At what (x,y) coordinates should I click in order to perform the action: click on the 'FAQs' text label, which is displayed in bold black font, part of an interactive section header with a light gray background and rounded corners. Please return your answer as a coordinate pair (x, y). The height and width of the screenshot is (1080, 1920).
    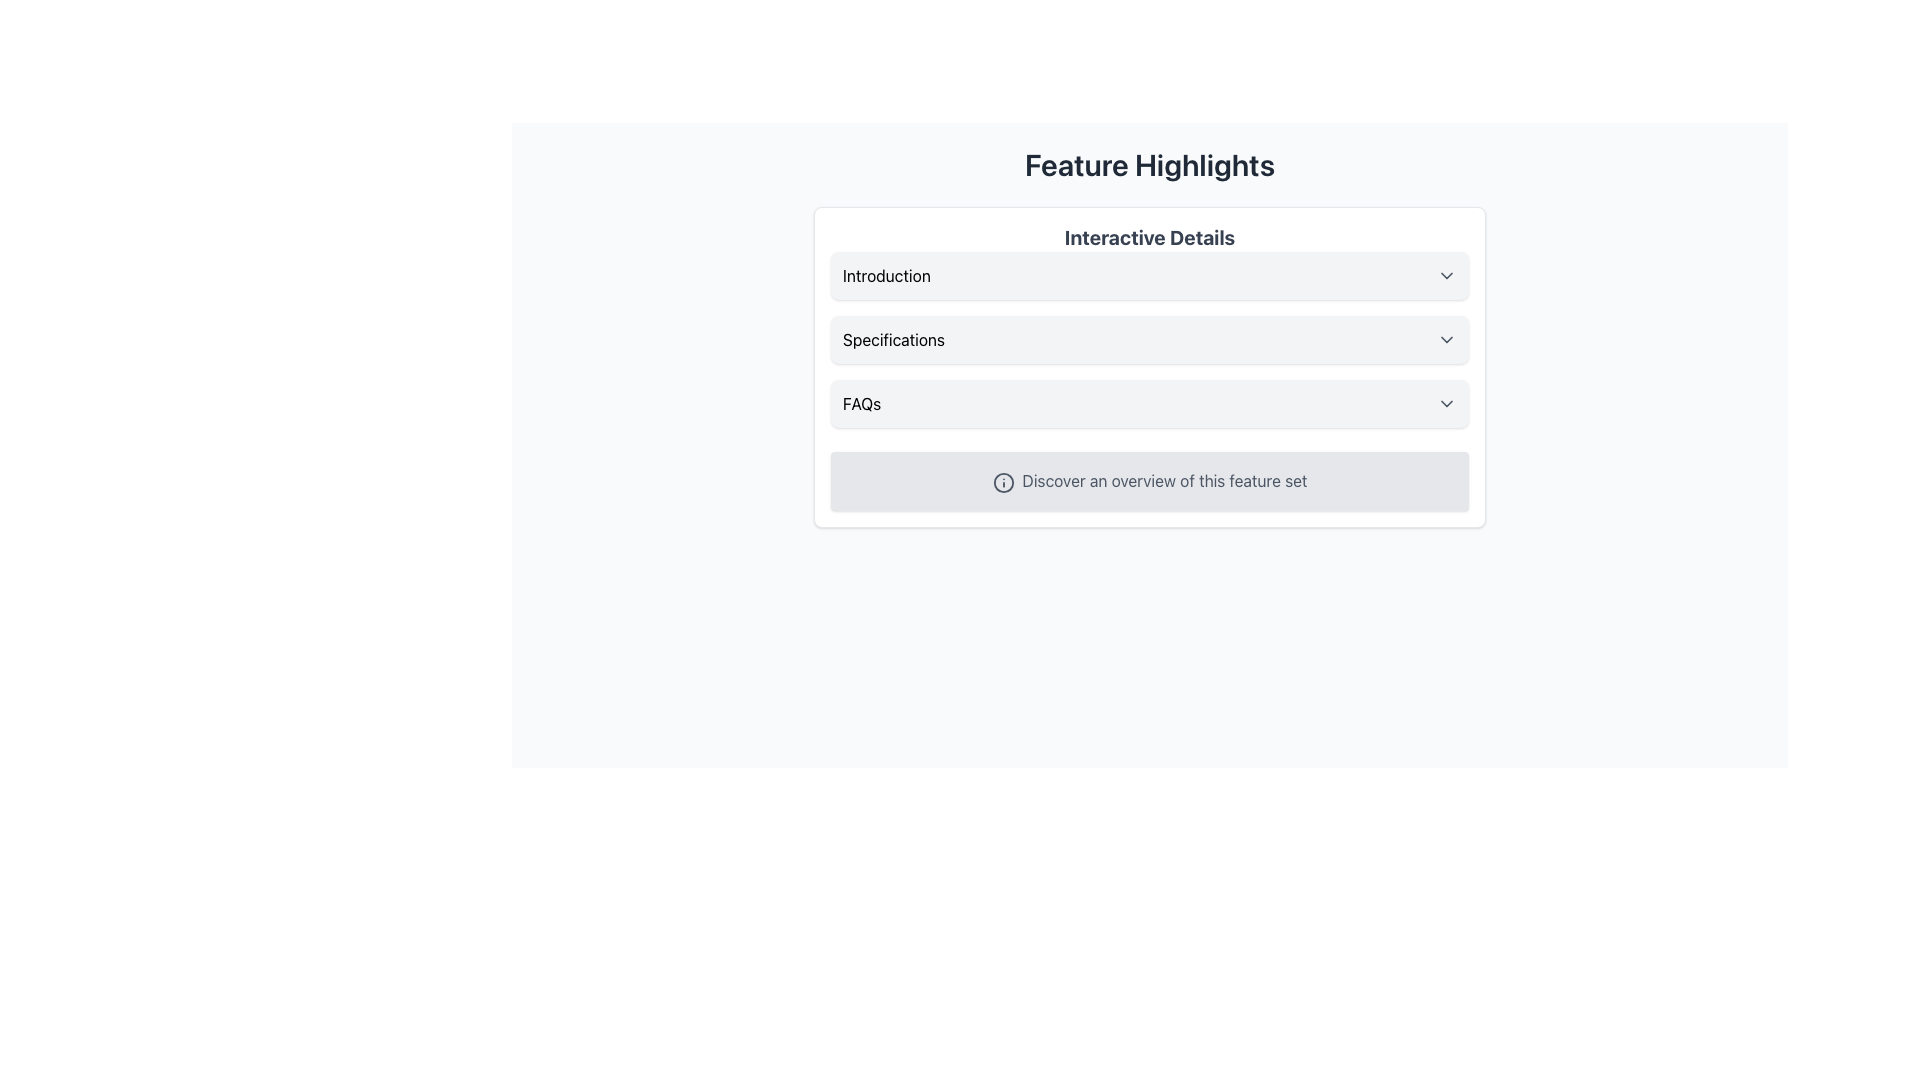
    Looking at the image, I should click on (862, 404).